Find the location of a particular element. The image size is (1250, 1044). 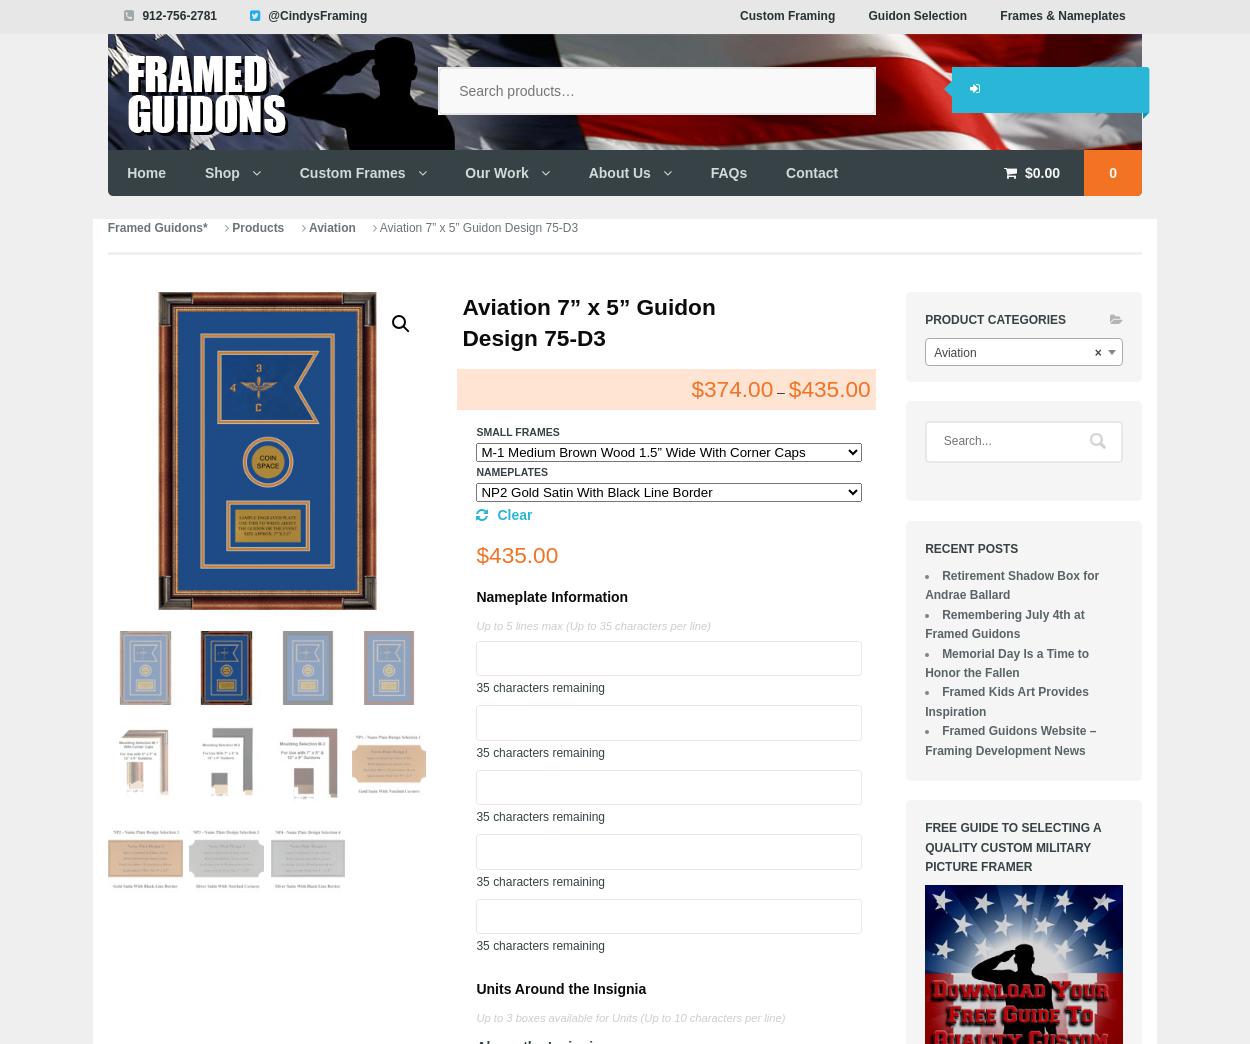

'Small Frames' is located at coordinates (517, 431).